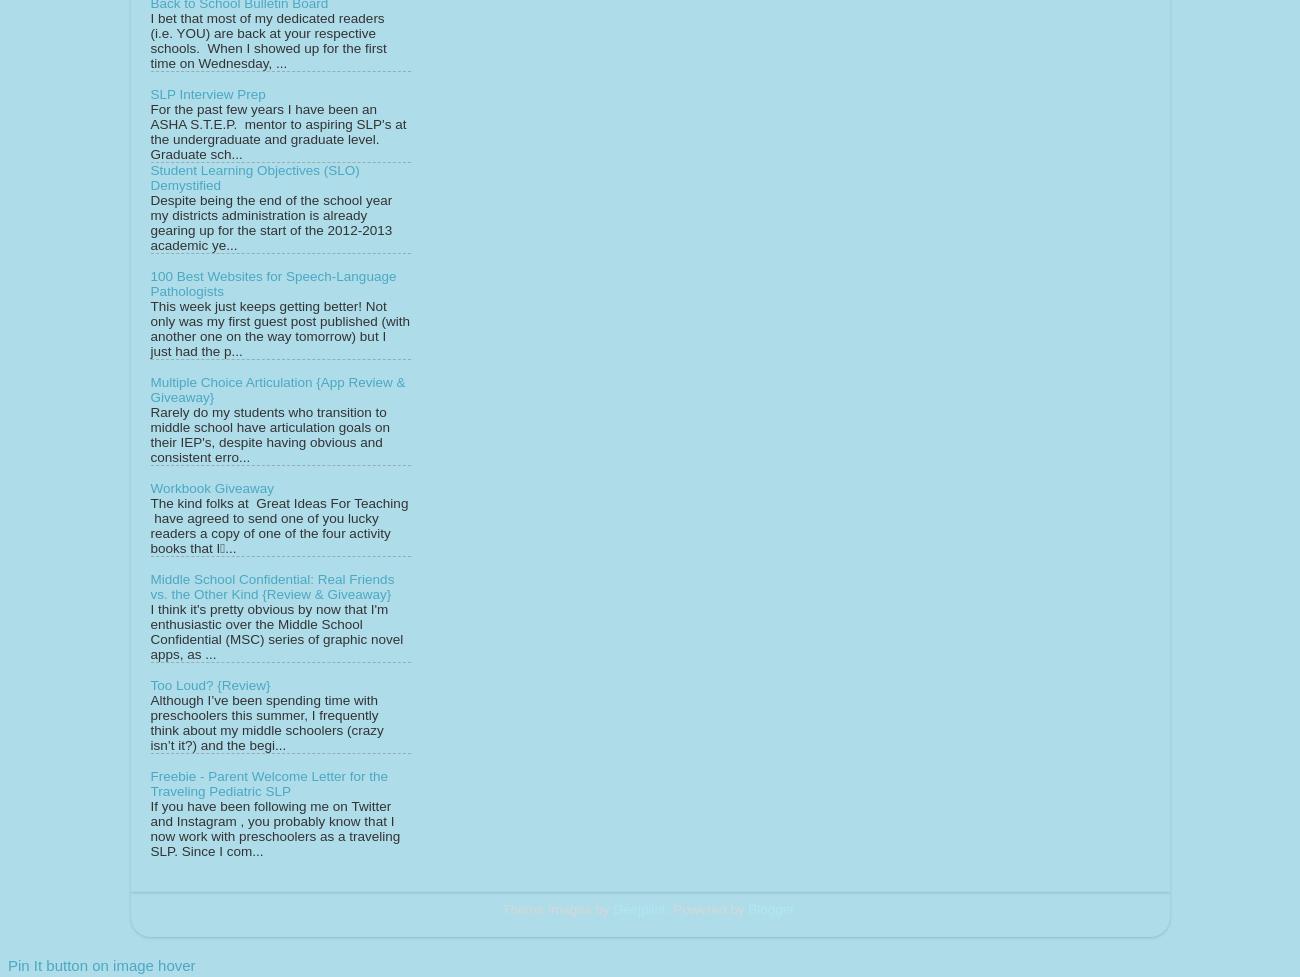 The height and width of the screenshot is (977, 1300). I want to click on 'I think it's pretty obvious by now that I'm enthusiastic over the Middle School Confidential (MSC) series of graphic novel apps, as ...', so click(276, 630).